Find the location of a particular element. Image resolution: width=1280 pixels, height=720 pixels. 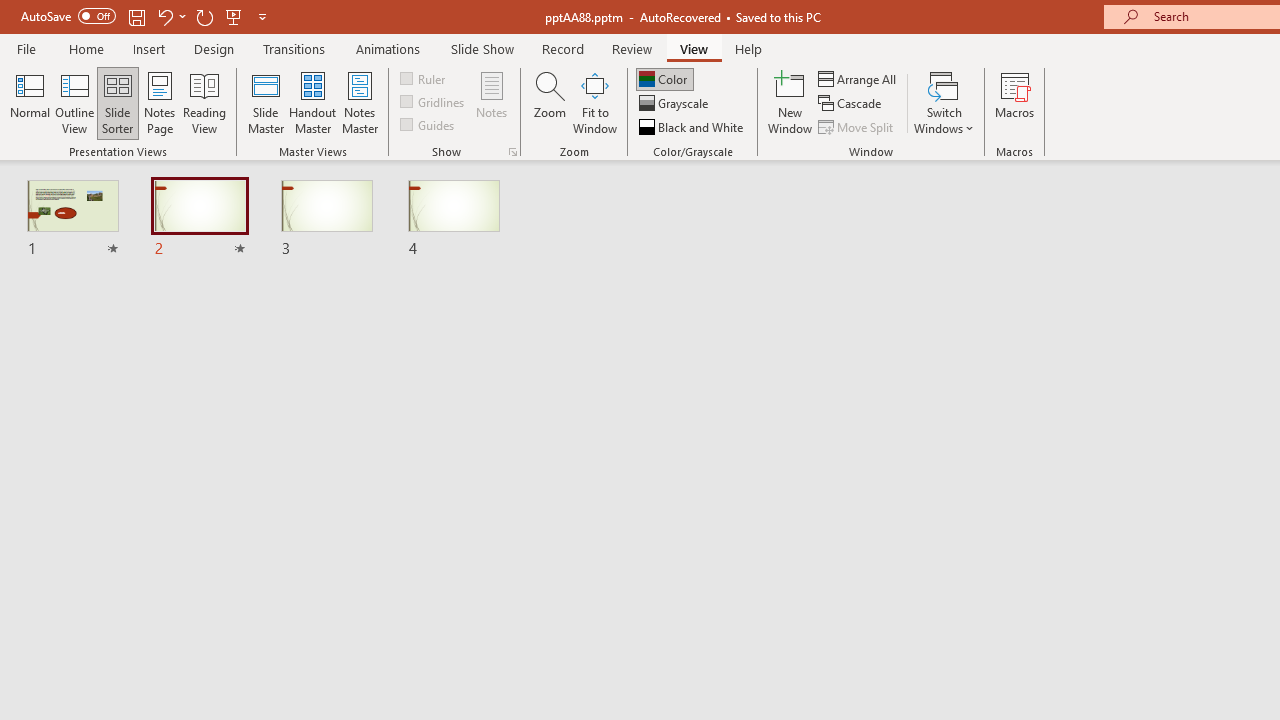

'Arrange All' is located at coordinates (858, 78).